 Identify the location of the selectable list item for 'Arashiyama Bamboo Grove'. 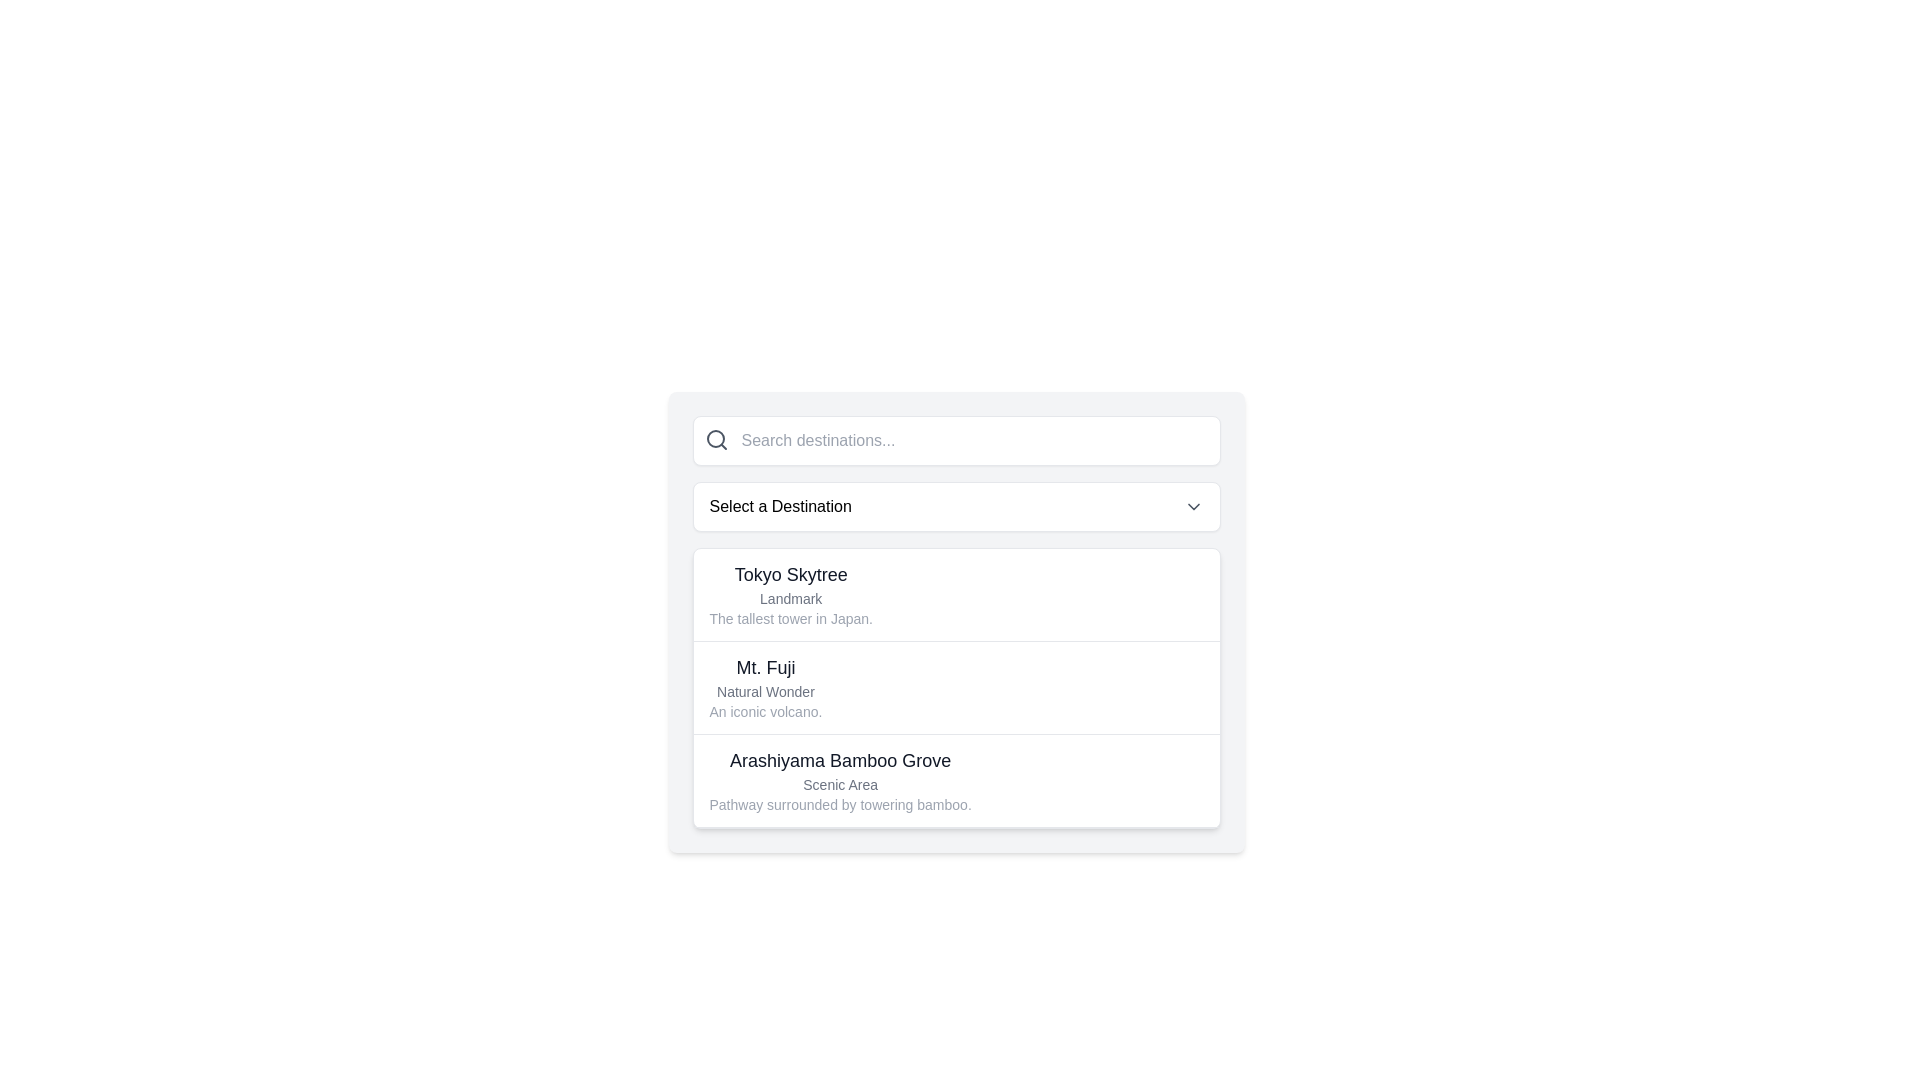
(955, 780).